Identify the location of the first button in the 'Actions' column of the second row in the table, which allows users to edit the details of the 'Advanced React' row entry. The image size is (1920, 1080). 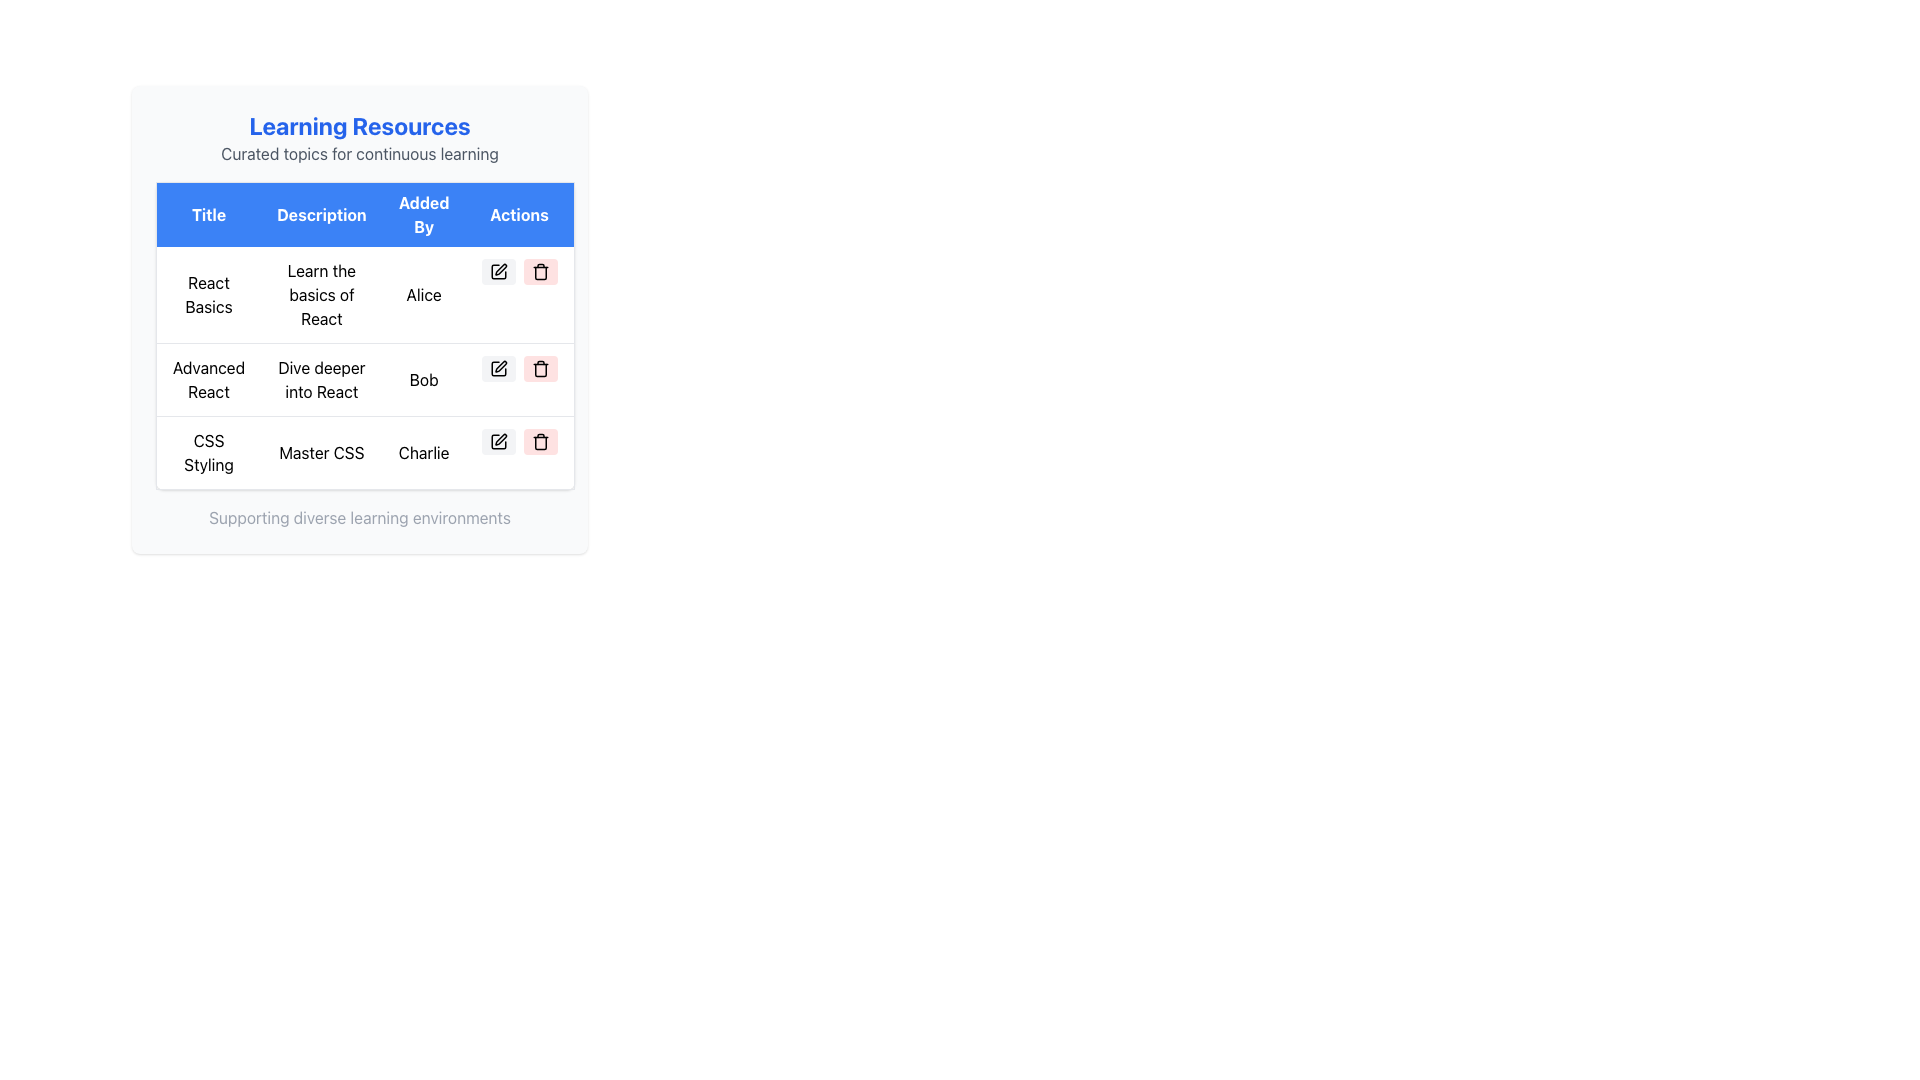
(498, 369).